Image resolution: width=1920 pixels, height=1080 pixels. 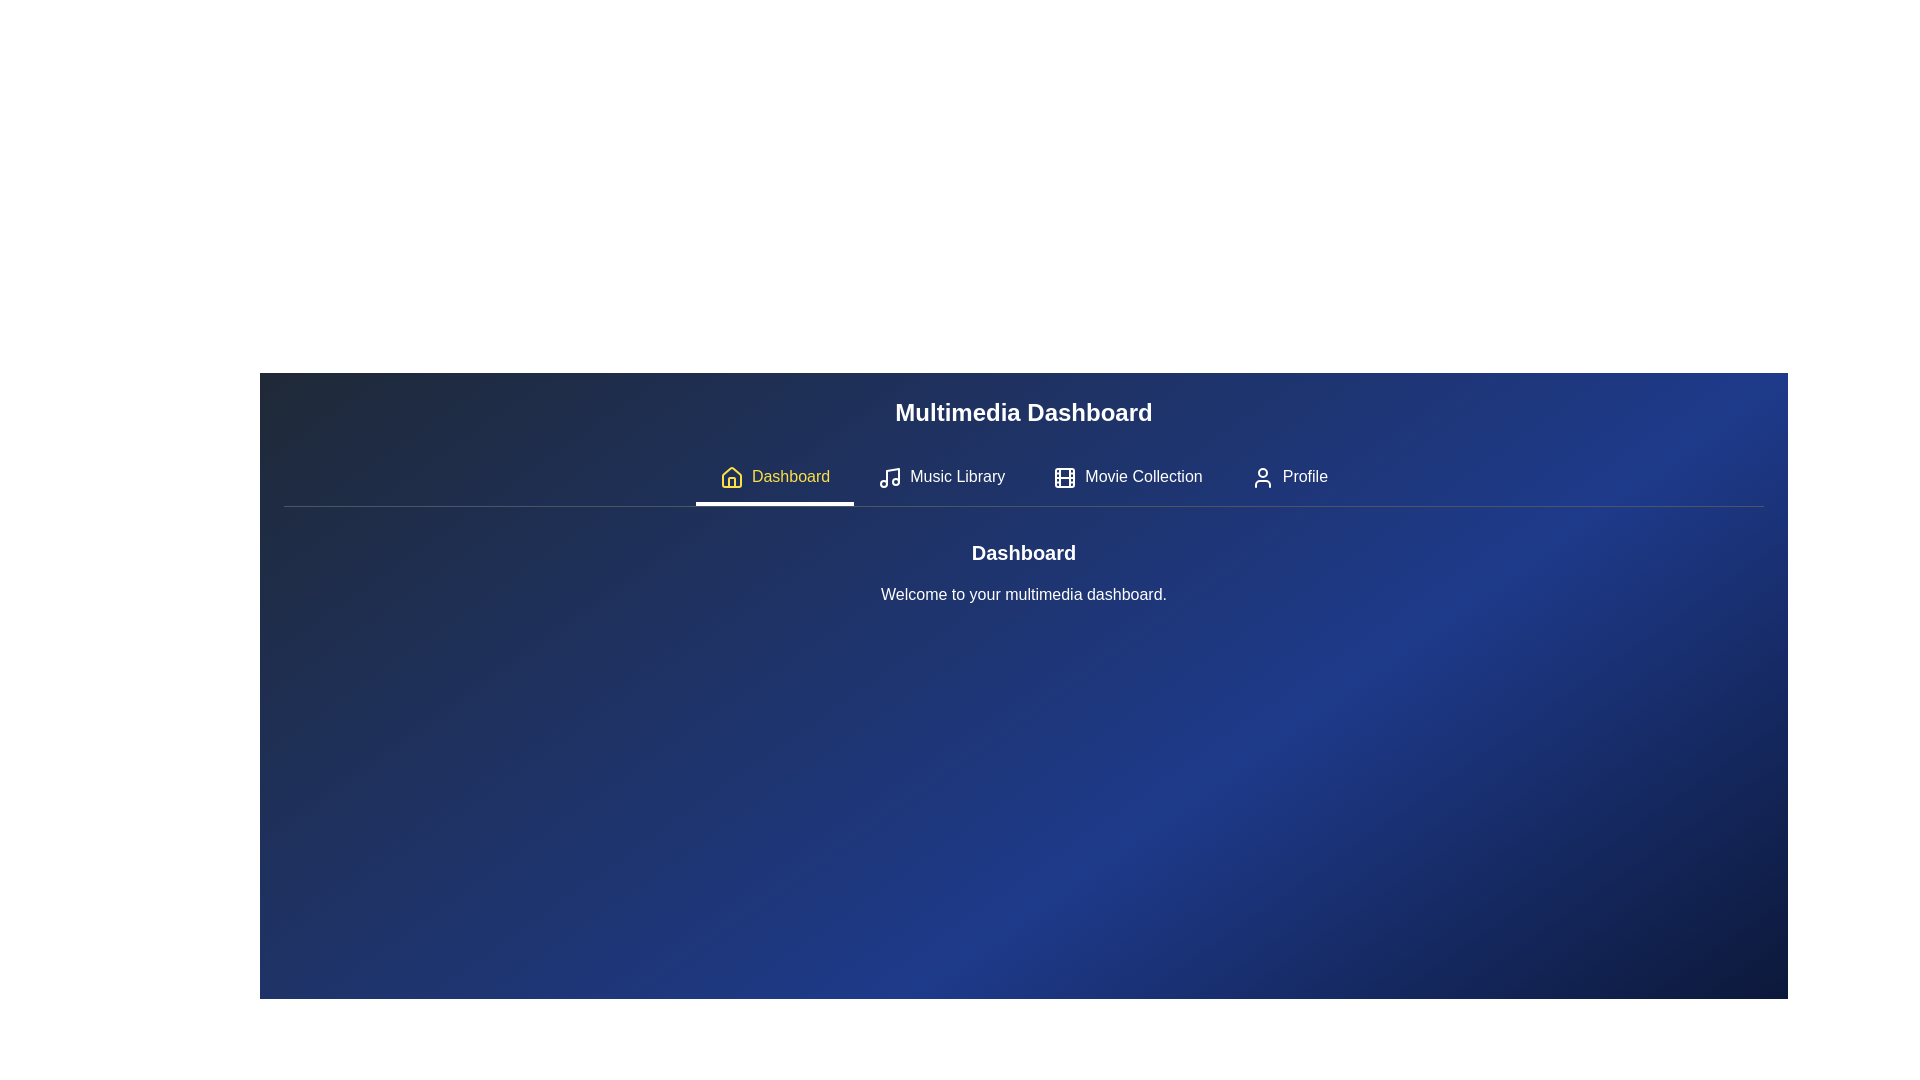 I want to click on the tab labeled Profile to activate it, so click(x=1289, y=478).